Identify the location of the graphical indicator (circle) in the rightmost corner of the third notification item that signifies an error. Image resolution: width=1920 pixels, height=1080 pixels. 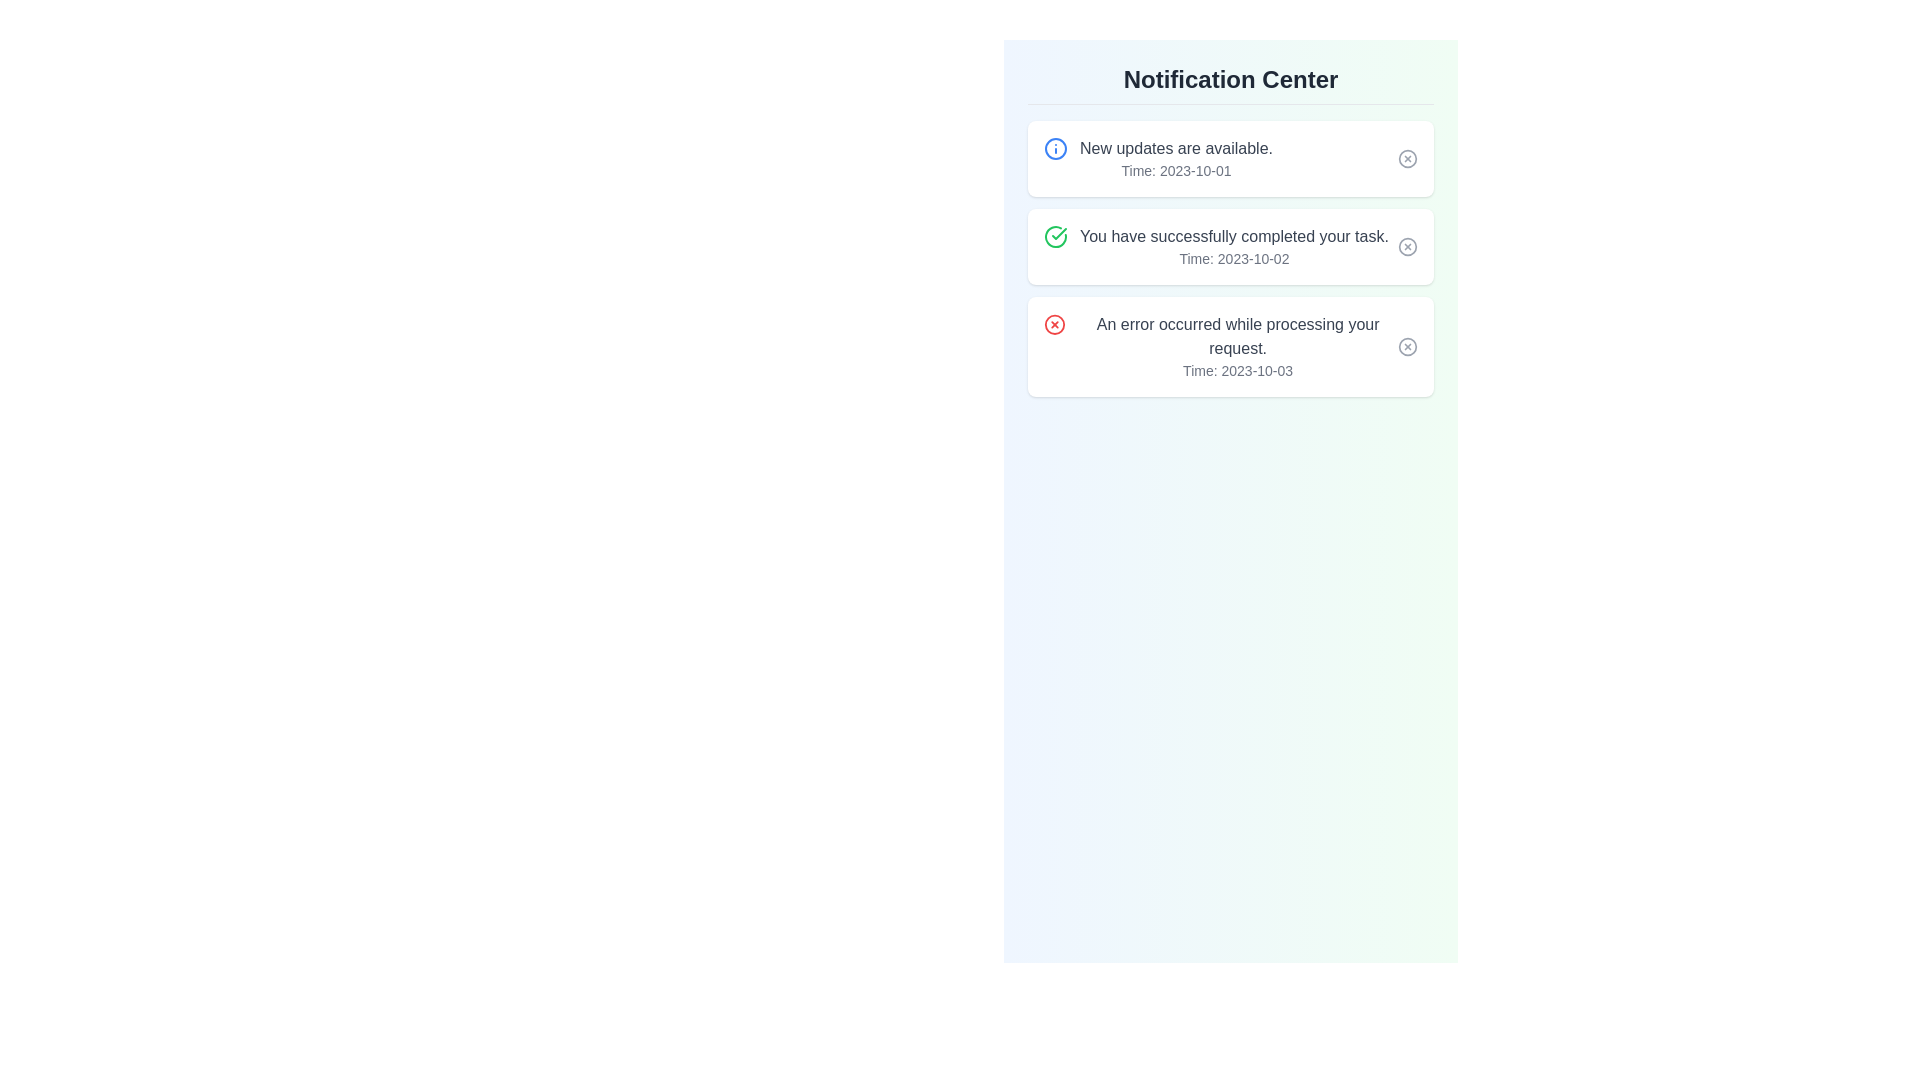
(1406, 346).